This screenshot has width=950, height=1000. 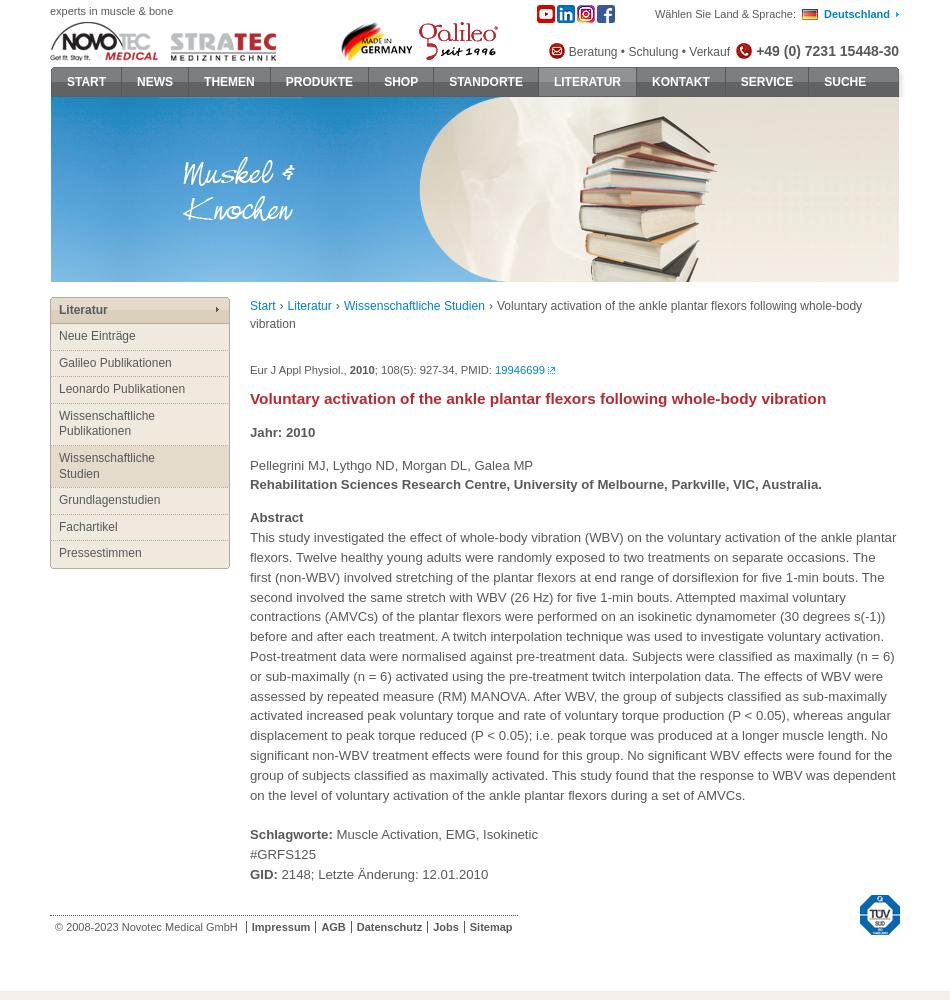 I want to click on 'Schlagworte:', so click(x=289, y=833).